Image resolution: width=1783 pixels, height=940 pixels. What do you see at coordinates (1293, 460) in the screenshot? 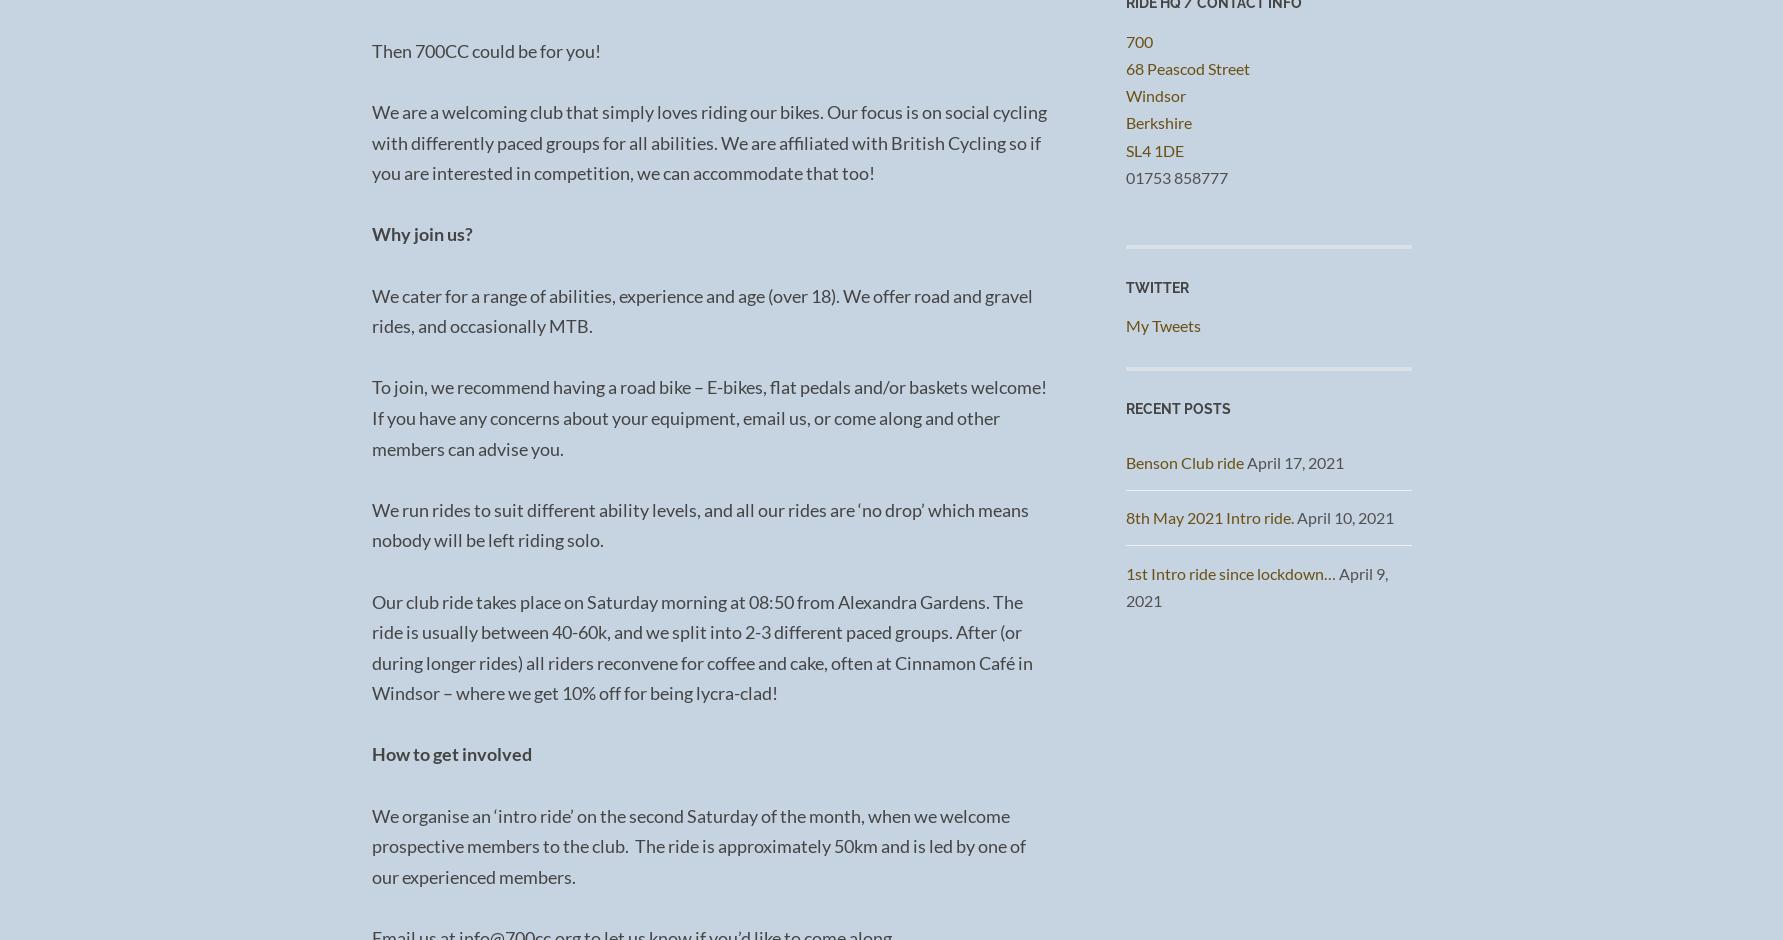
I see `'April 17, 2021'` at bounding box center [1293, 460].